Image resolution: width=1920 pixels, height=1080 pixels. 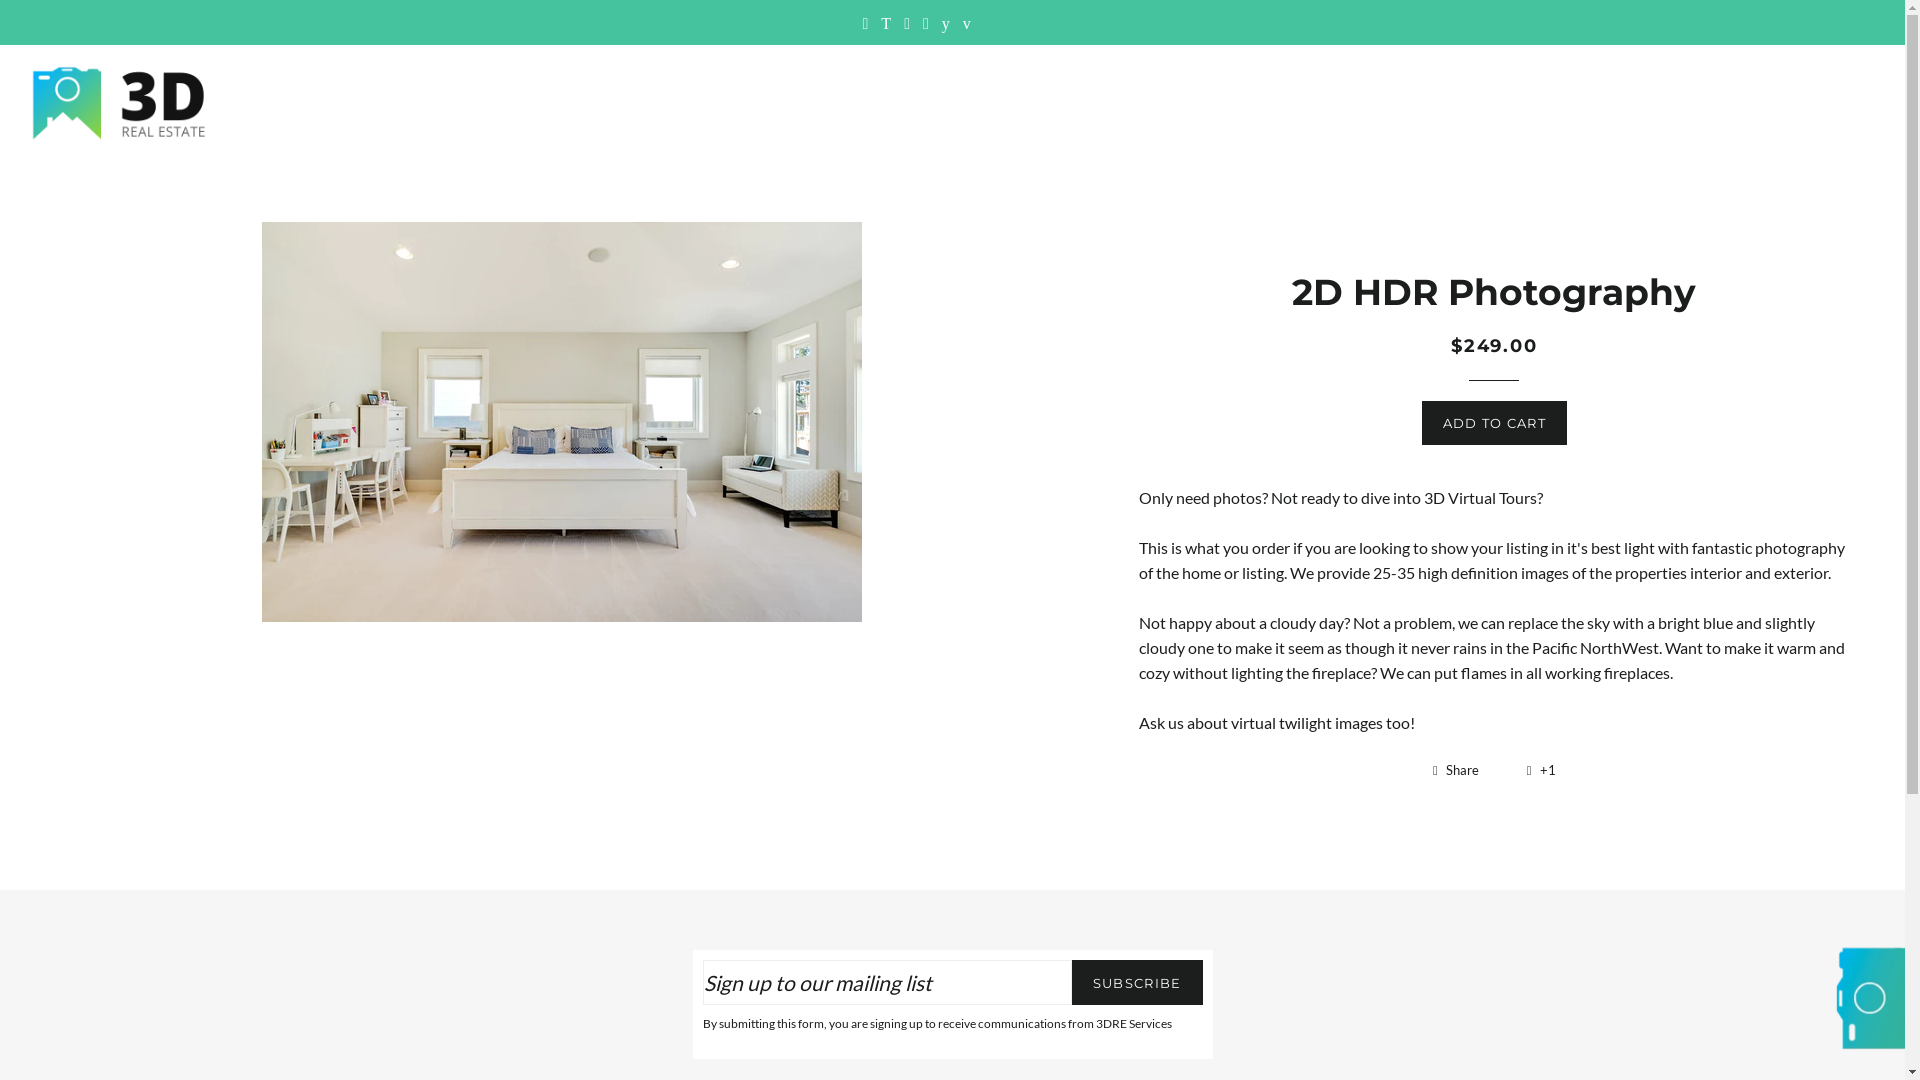 What do you see at coordinates (906, 22) in the screenshot?
I see `'3DRE Services on Instagram'` at bounding box center [906, 22].